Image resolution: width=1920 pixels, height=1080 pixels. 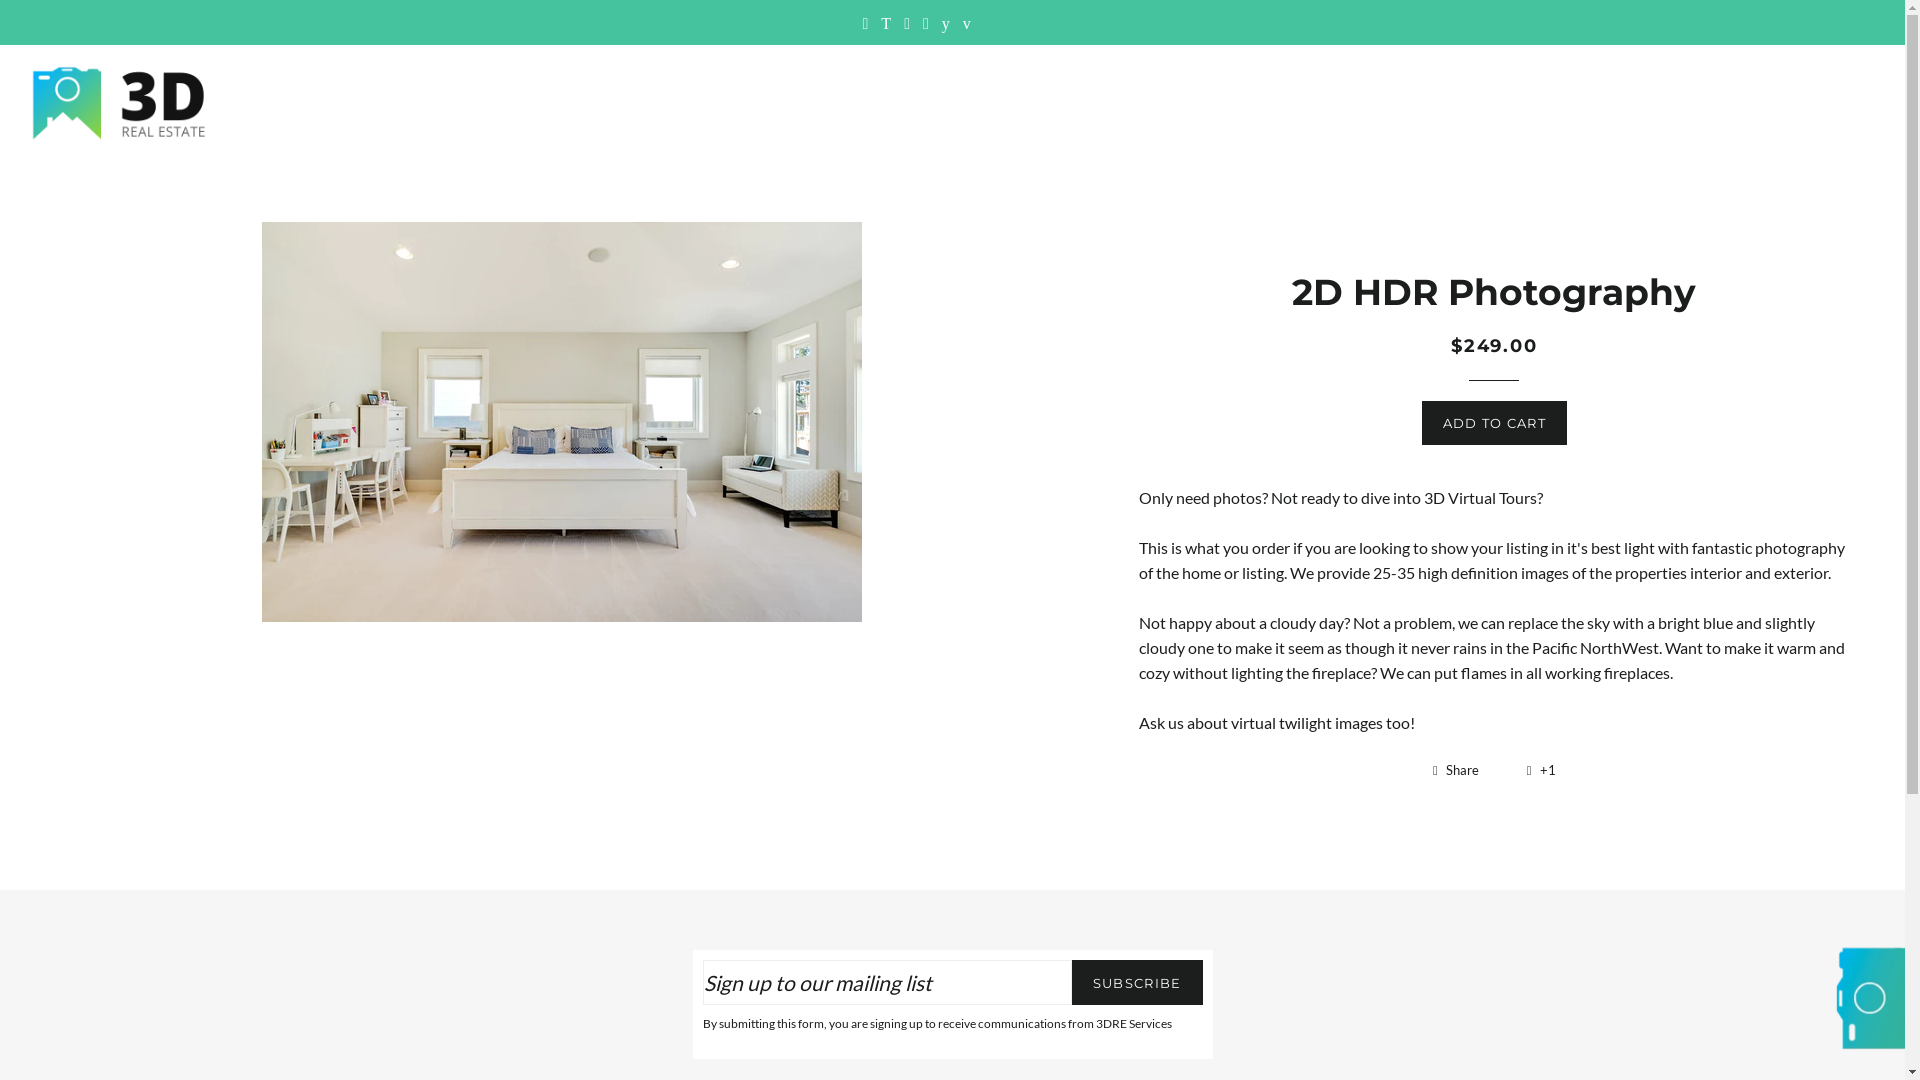 What do you see at coordinates (906, 22) in the screenshot?
I see `'3DRE Services on Instagram'` at bounding box center [906, 22].